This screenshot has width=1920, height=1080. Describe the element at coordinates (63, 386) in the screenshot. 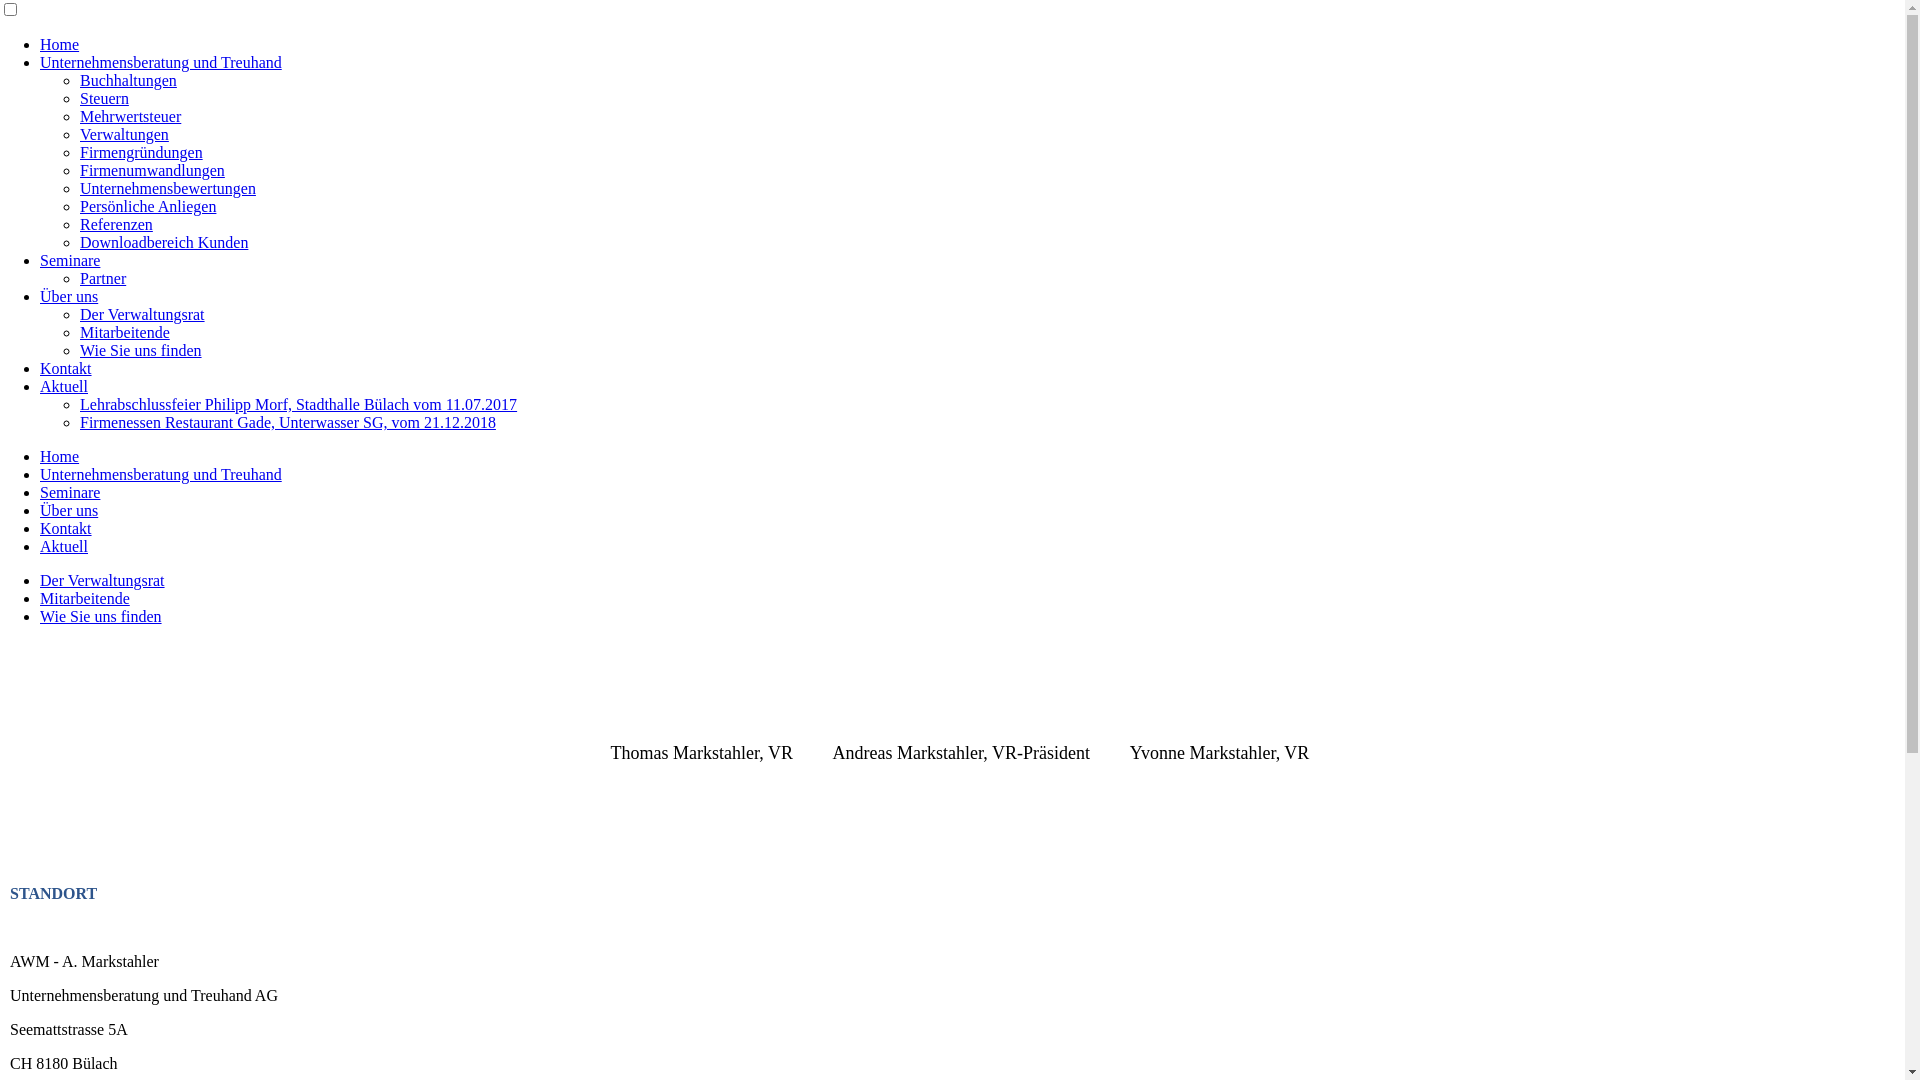

I see `'Aktuell'` at that location.